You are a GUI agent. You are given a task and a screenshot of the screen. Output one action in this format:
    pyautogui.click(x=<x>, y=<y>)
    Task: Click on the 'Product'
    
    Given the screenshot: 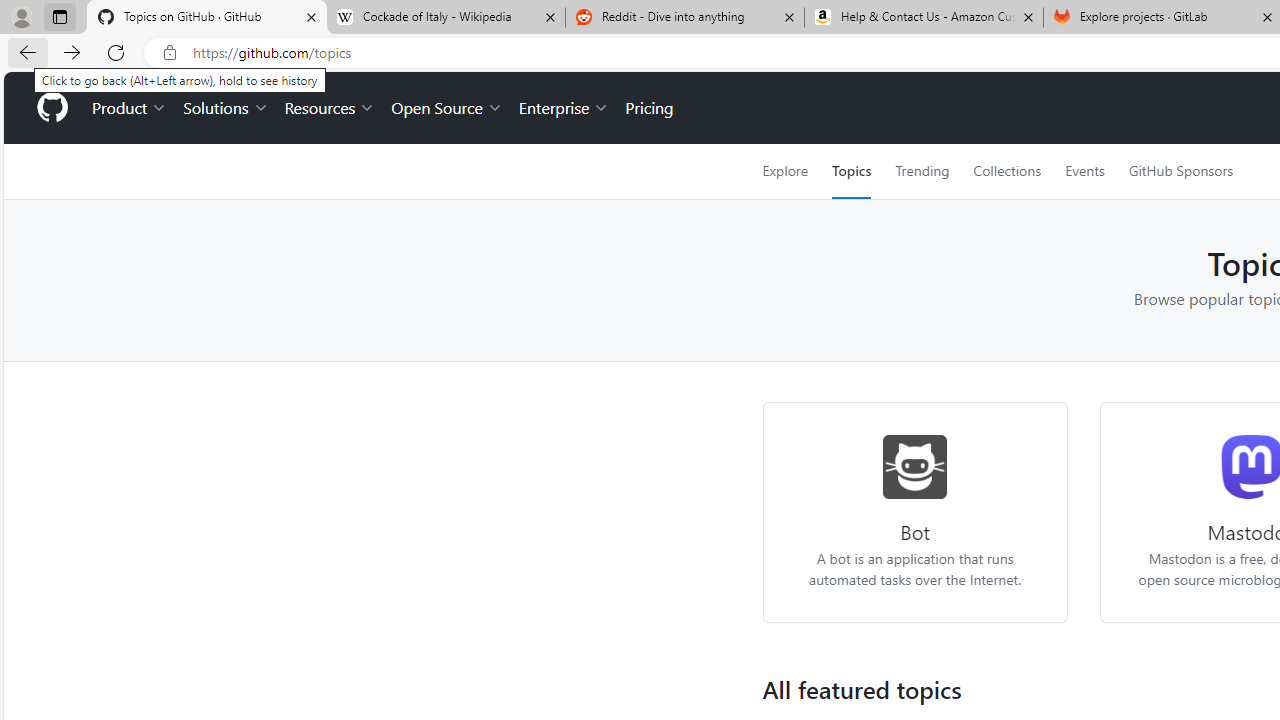 What is the action you would take?
    pyautogui.click(x=129, y=108)
    